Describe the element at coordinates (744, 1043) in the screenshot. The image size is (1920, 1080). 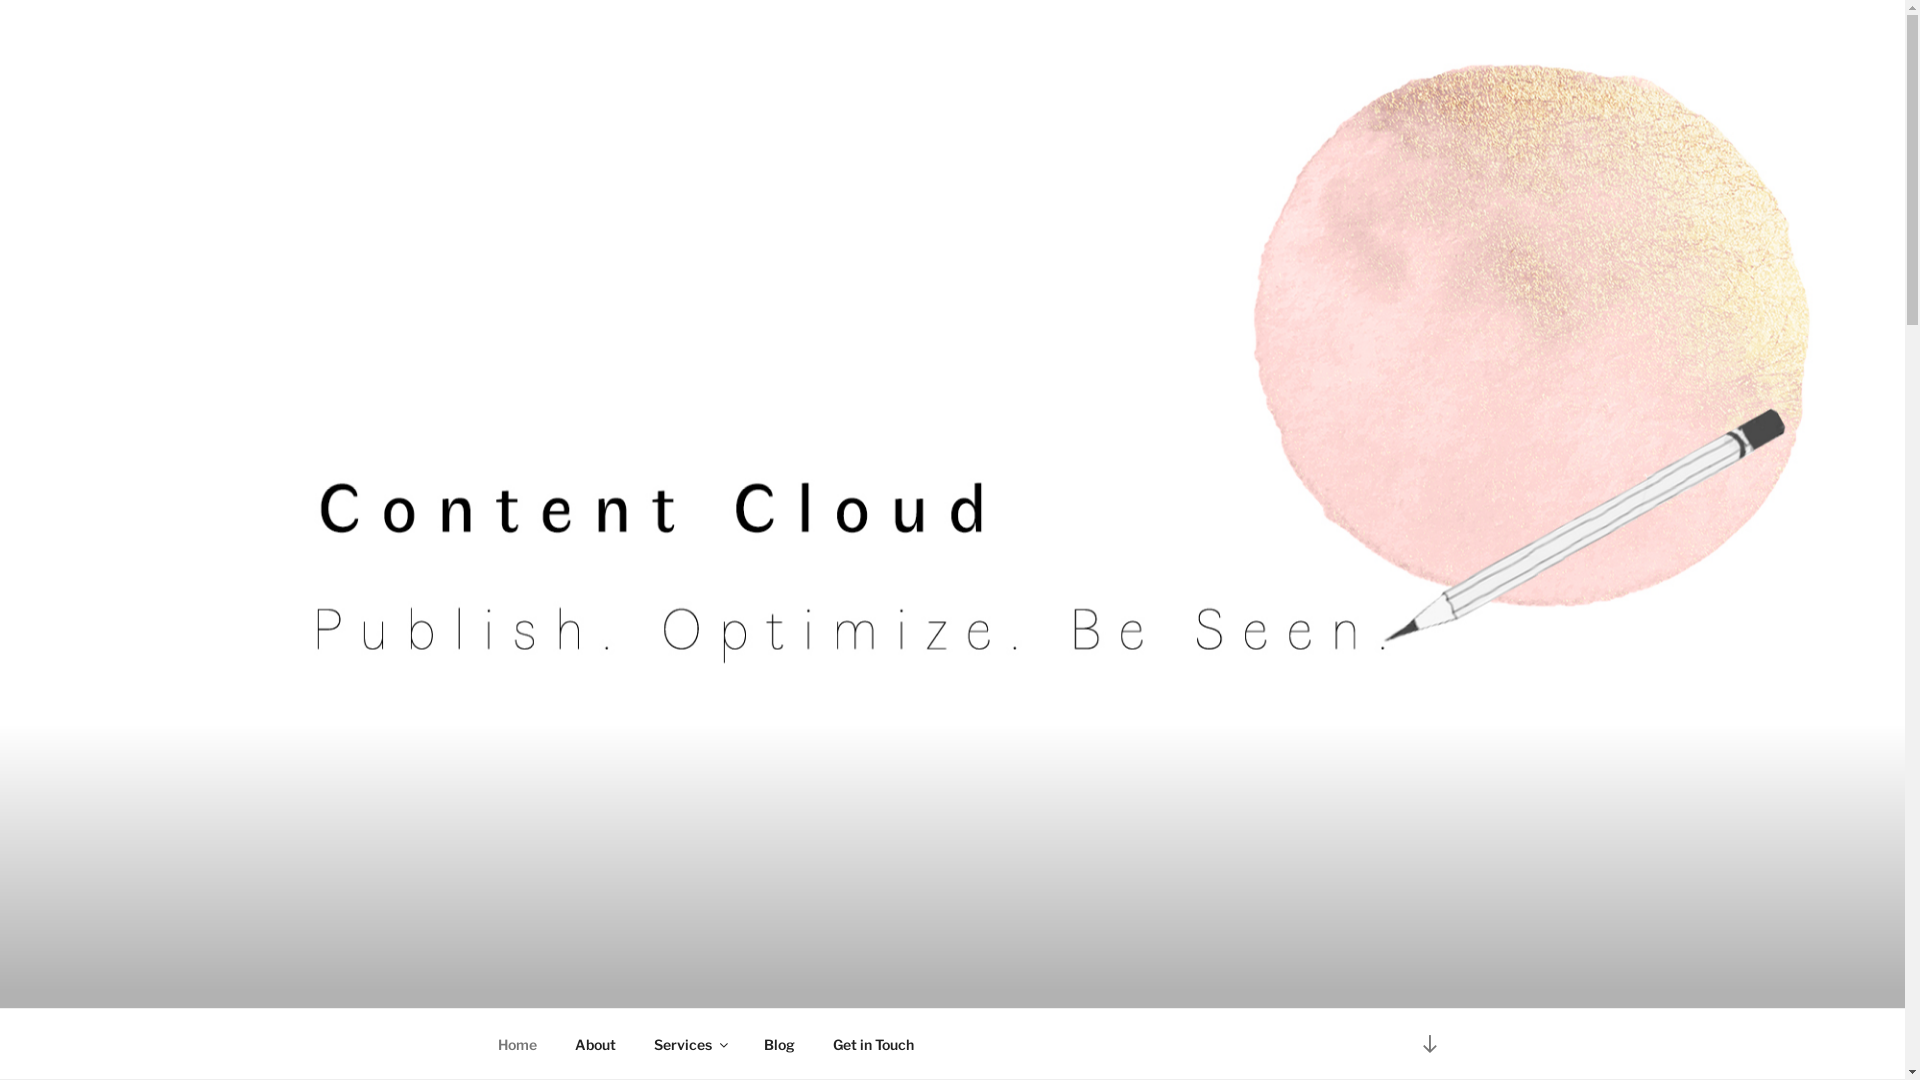
I see `'Blog'` at that location.